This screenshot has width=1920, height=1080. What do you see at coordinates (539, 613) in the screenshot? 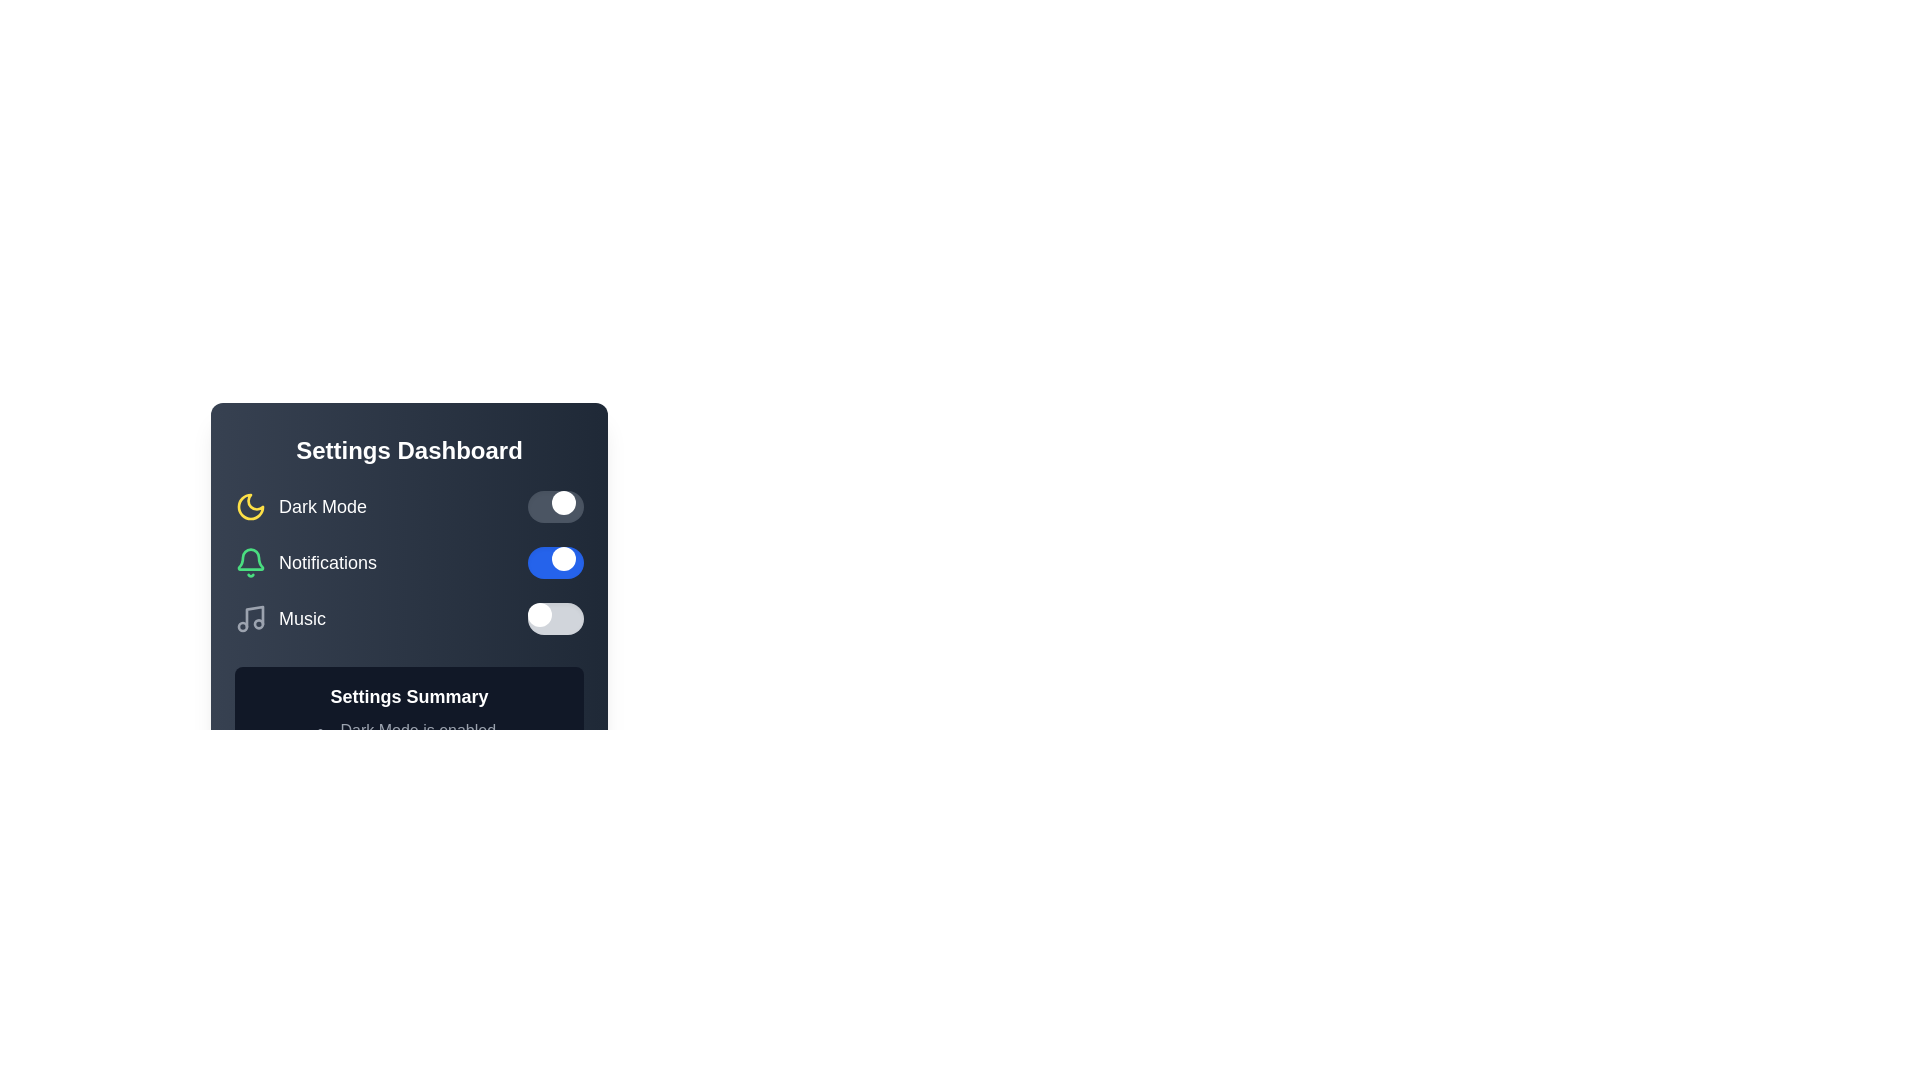
I see `the handle of the toggle switch for the 'Music' option, located at the left end of the toggle control in the 'Settings Dashboard' panel` at bounding box center [539, 613].